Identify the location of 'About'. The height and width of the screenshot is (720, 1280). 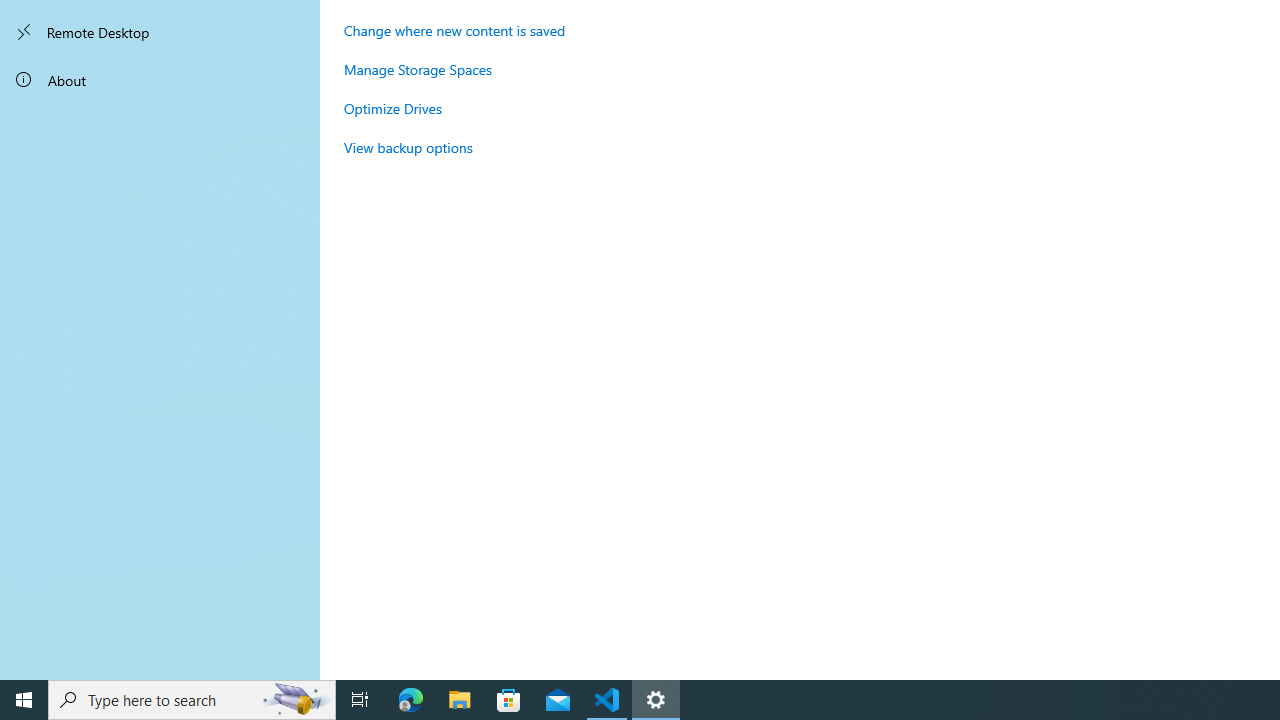
(160, 78).